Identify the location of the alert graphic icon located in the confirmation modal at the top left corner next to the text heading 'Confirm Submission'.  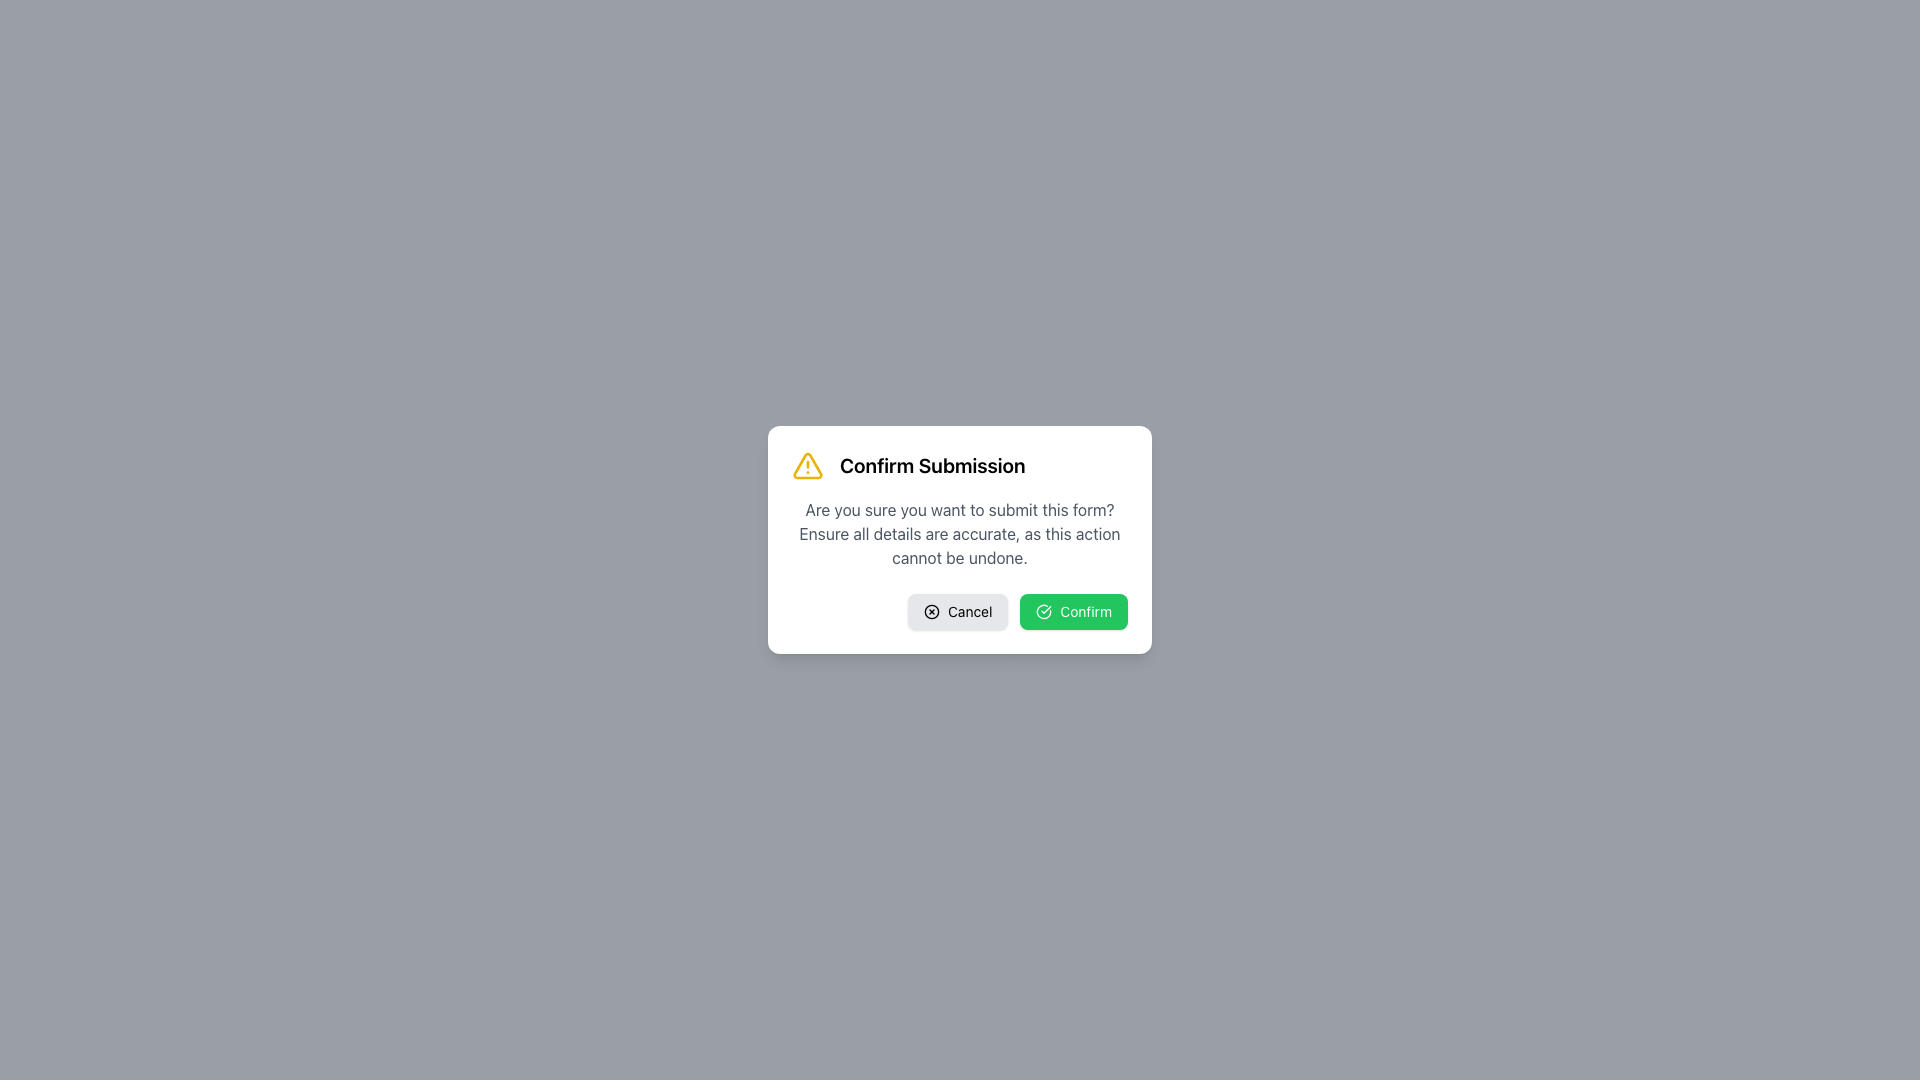
(807, 466).